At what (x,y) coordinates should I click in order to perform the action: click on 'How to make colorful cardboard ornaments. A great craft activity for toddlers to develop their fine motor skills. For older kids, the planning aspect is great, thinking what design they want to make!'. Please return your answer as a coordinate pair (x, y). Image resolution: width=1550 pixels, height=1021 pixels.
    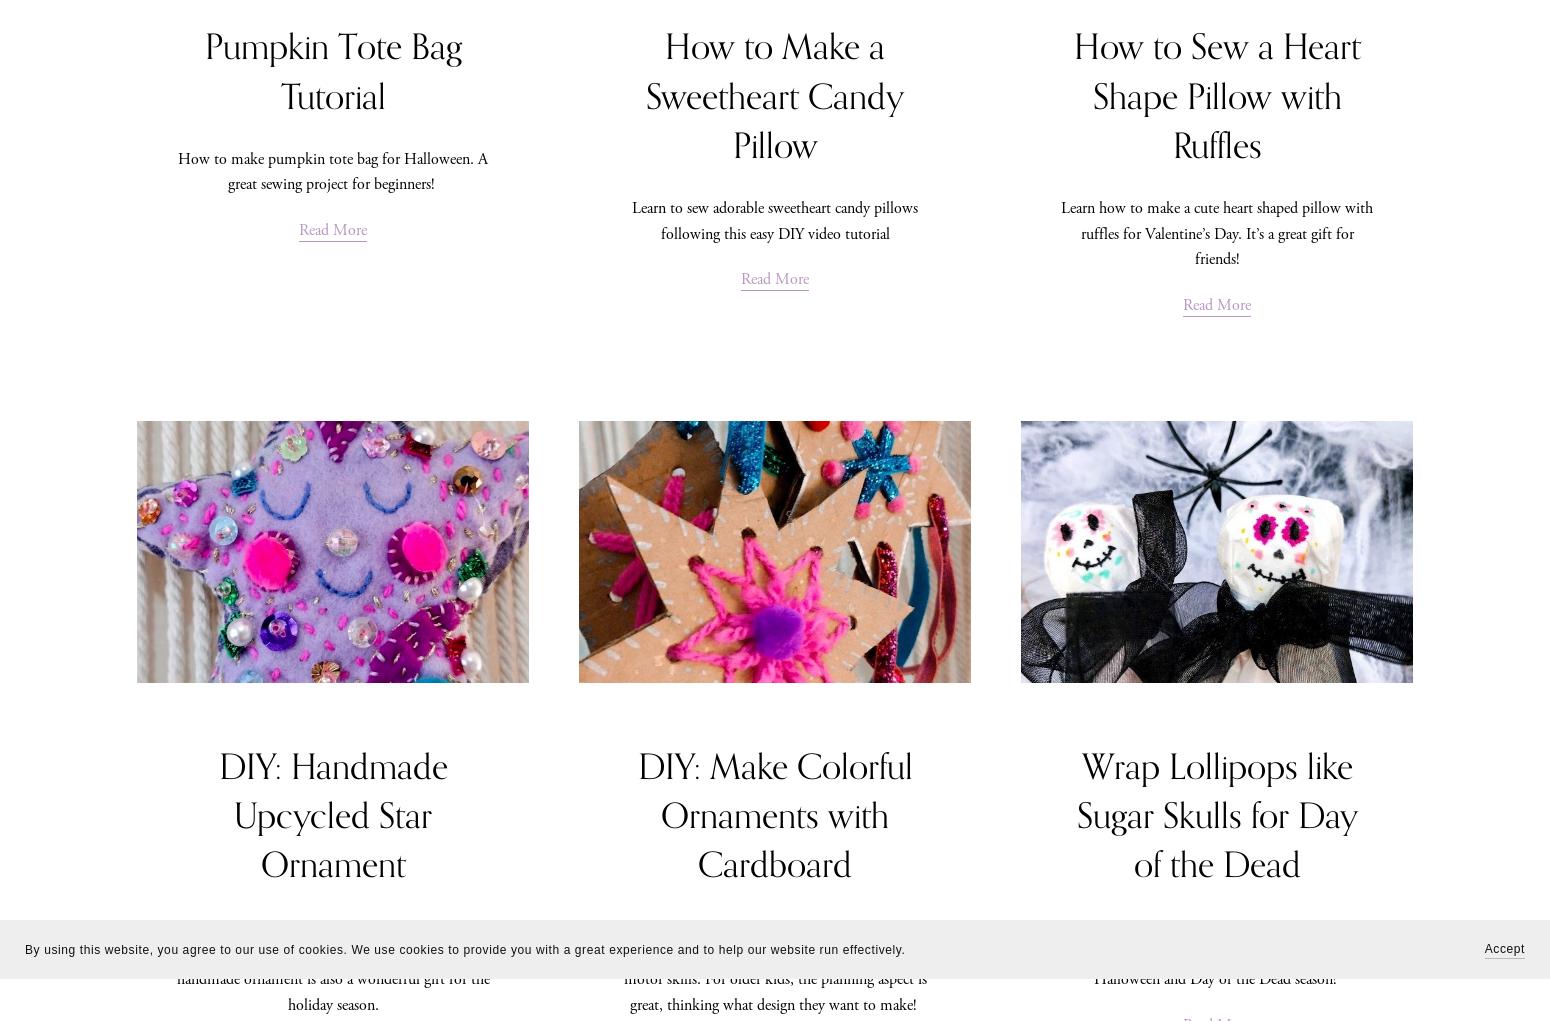
    Looking at the image, I should click on (776, 964).